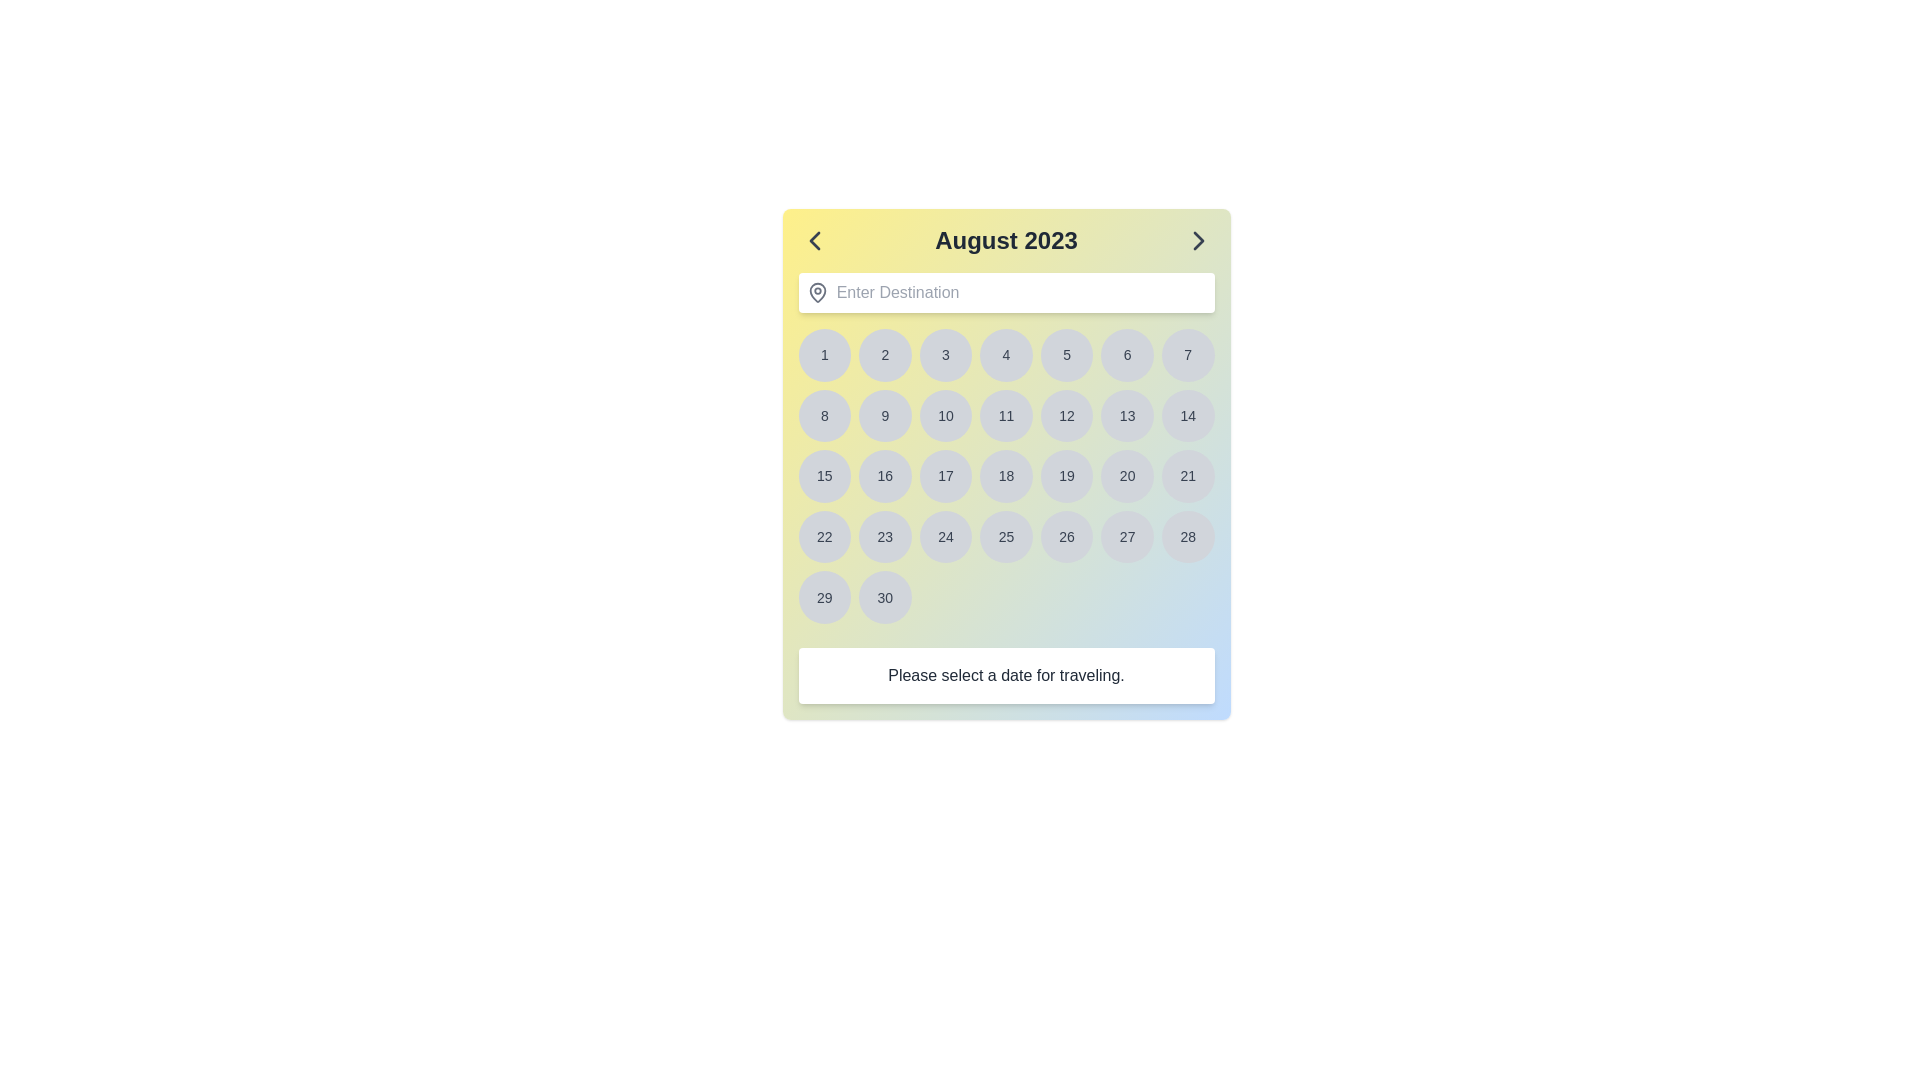 This screenshot has height=1080, width=1920. What do you see at coordinates (944, 354) in the screenshot?
I see `the circular button labeled '3'` at bounding box center [944, 354].